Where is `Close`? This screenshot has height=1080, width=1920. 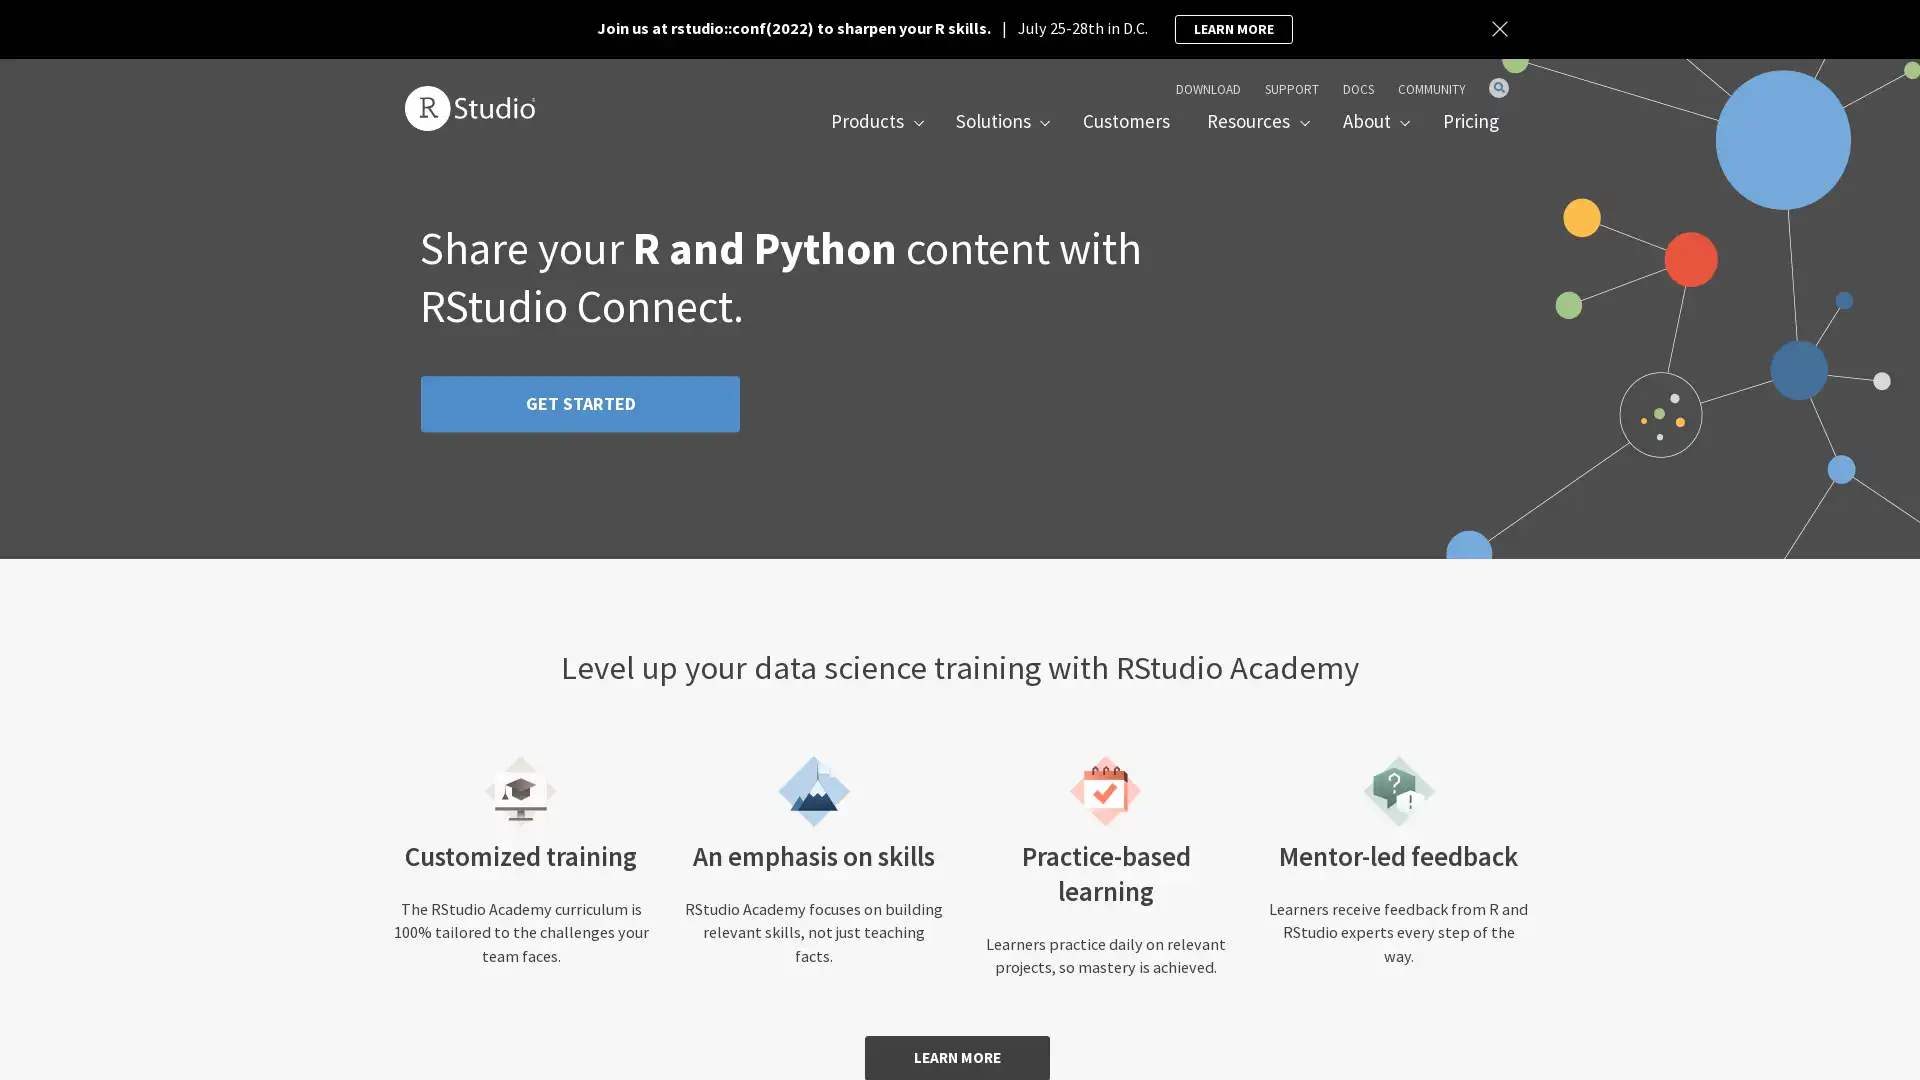 Close is located at coordinates (1502, 29).